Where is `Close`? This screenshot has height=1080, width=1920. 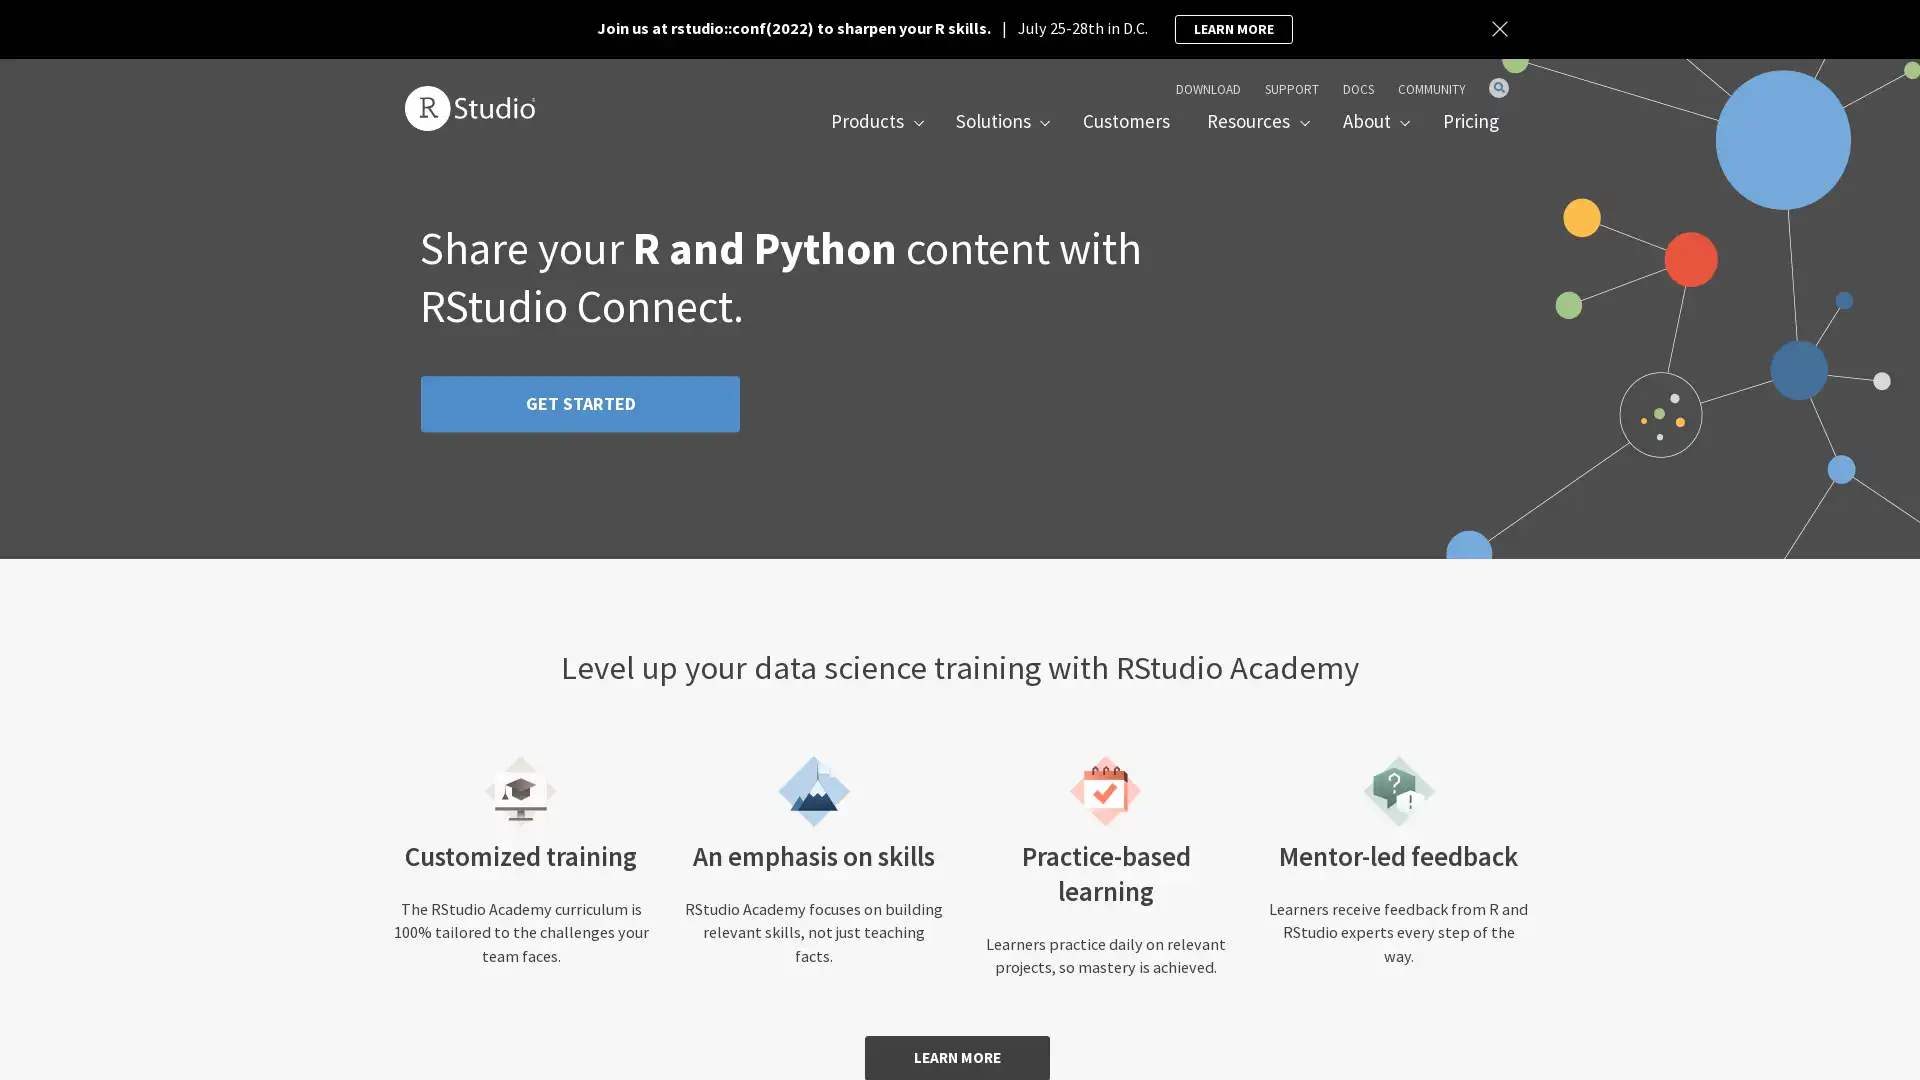 Close is located at coordinates (1502, 29).